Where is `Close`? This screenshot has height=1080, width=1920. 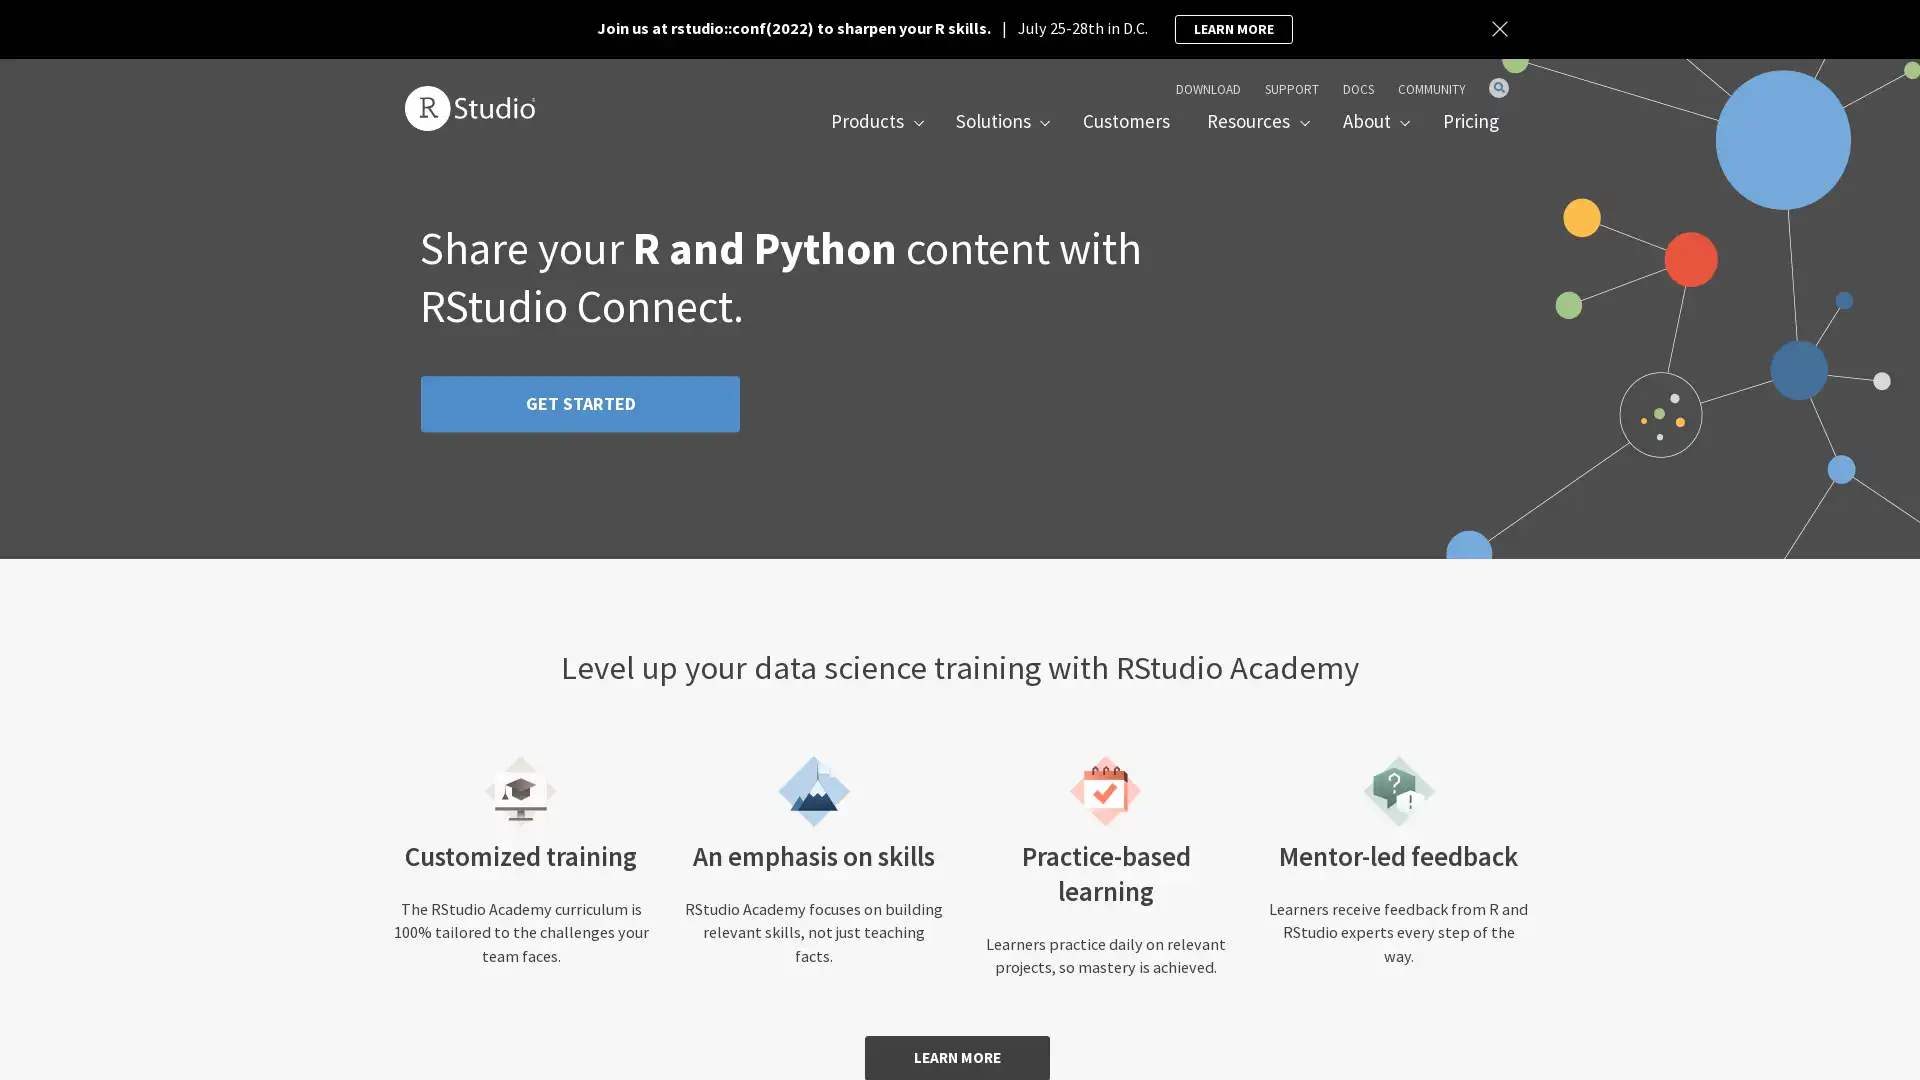 Close is located at coordinates (1502, 29).